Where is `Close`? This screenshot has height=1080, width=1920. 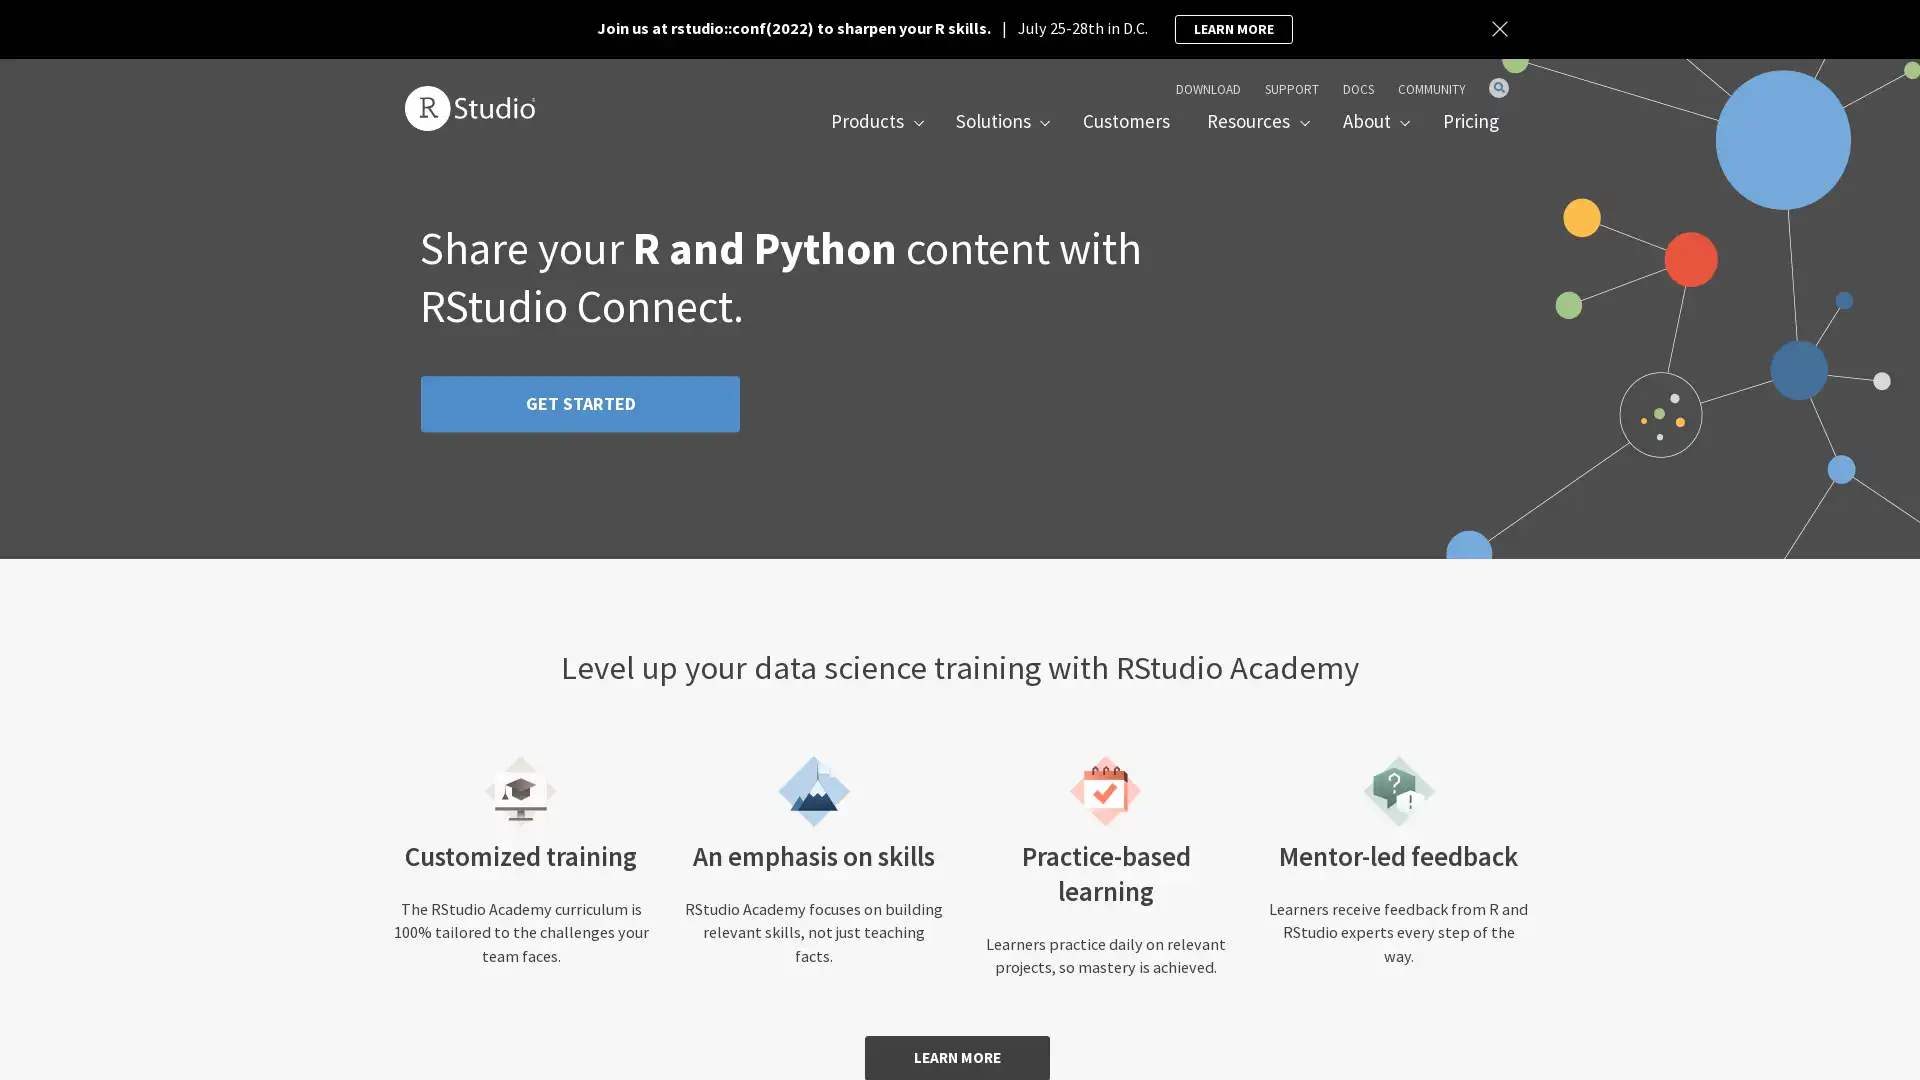 Close is located at coordinates (1502, 29).